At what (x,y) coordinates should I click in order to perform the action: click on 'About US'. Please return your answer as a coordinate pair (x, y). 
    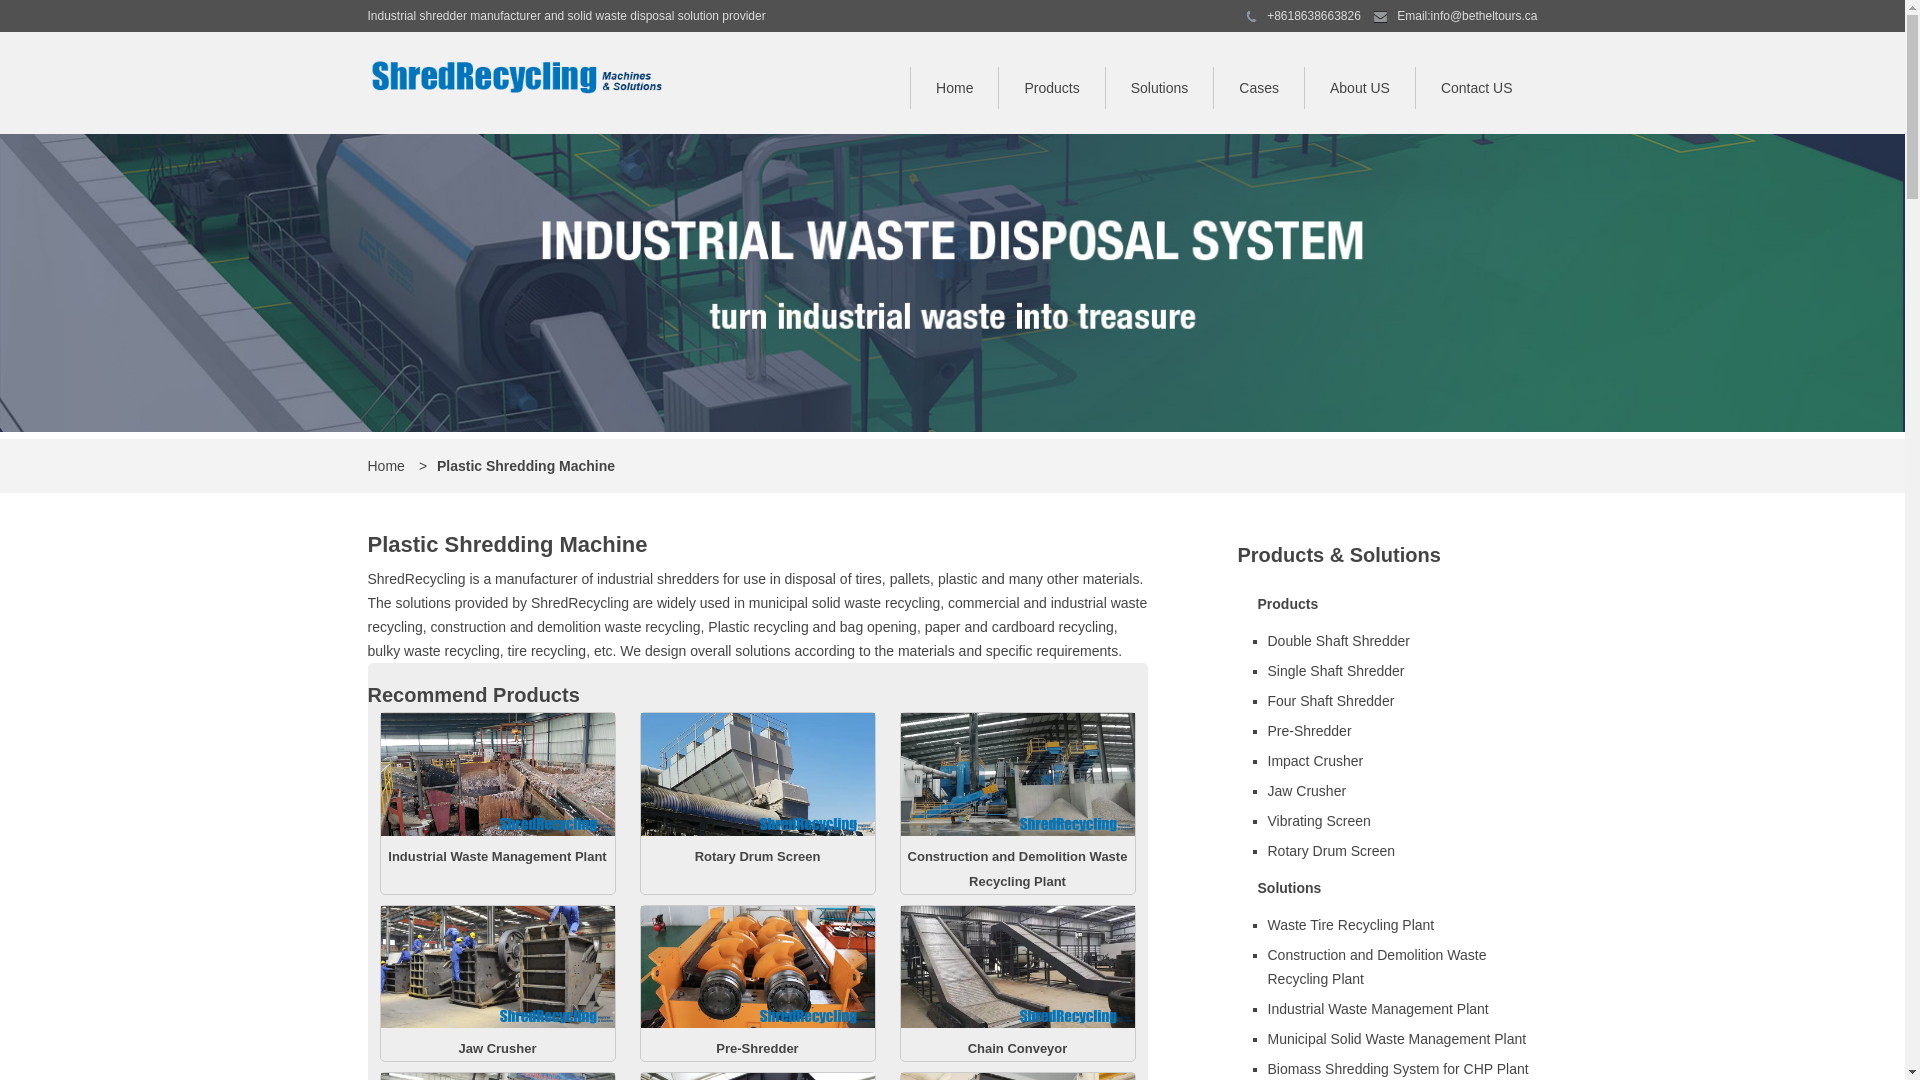
    Looking at the image, I should click on (1359, 87).